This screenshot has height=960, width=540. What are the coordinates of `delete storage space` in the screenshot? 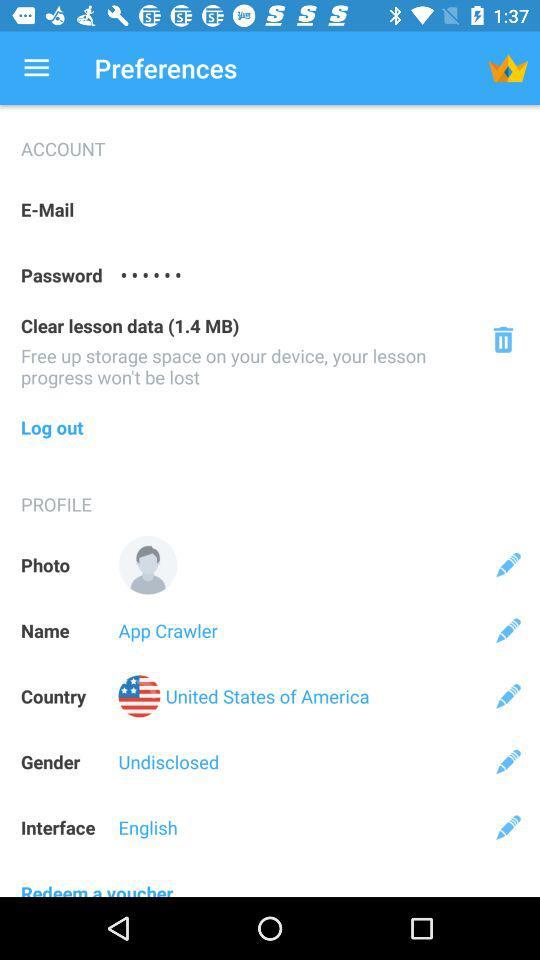 It's located at (502, 339).